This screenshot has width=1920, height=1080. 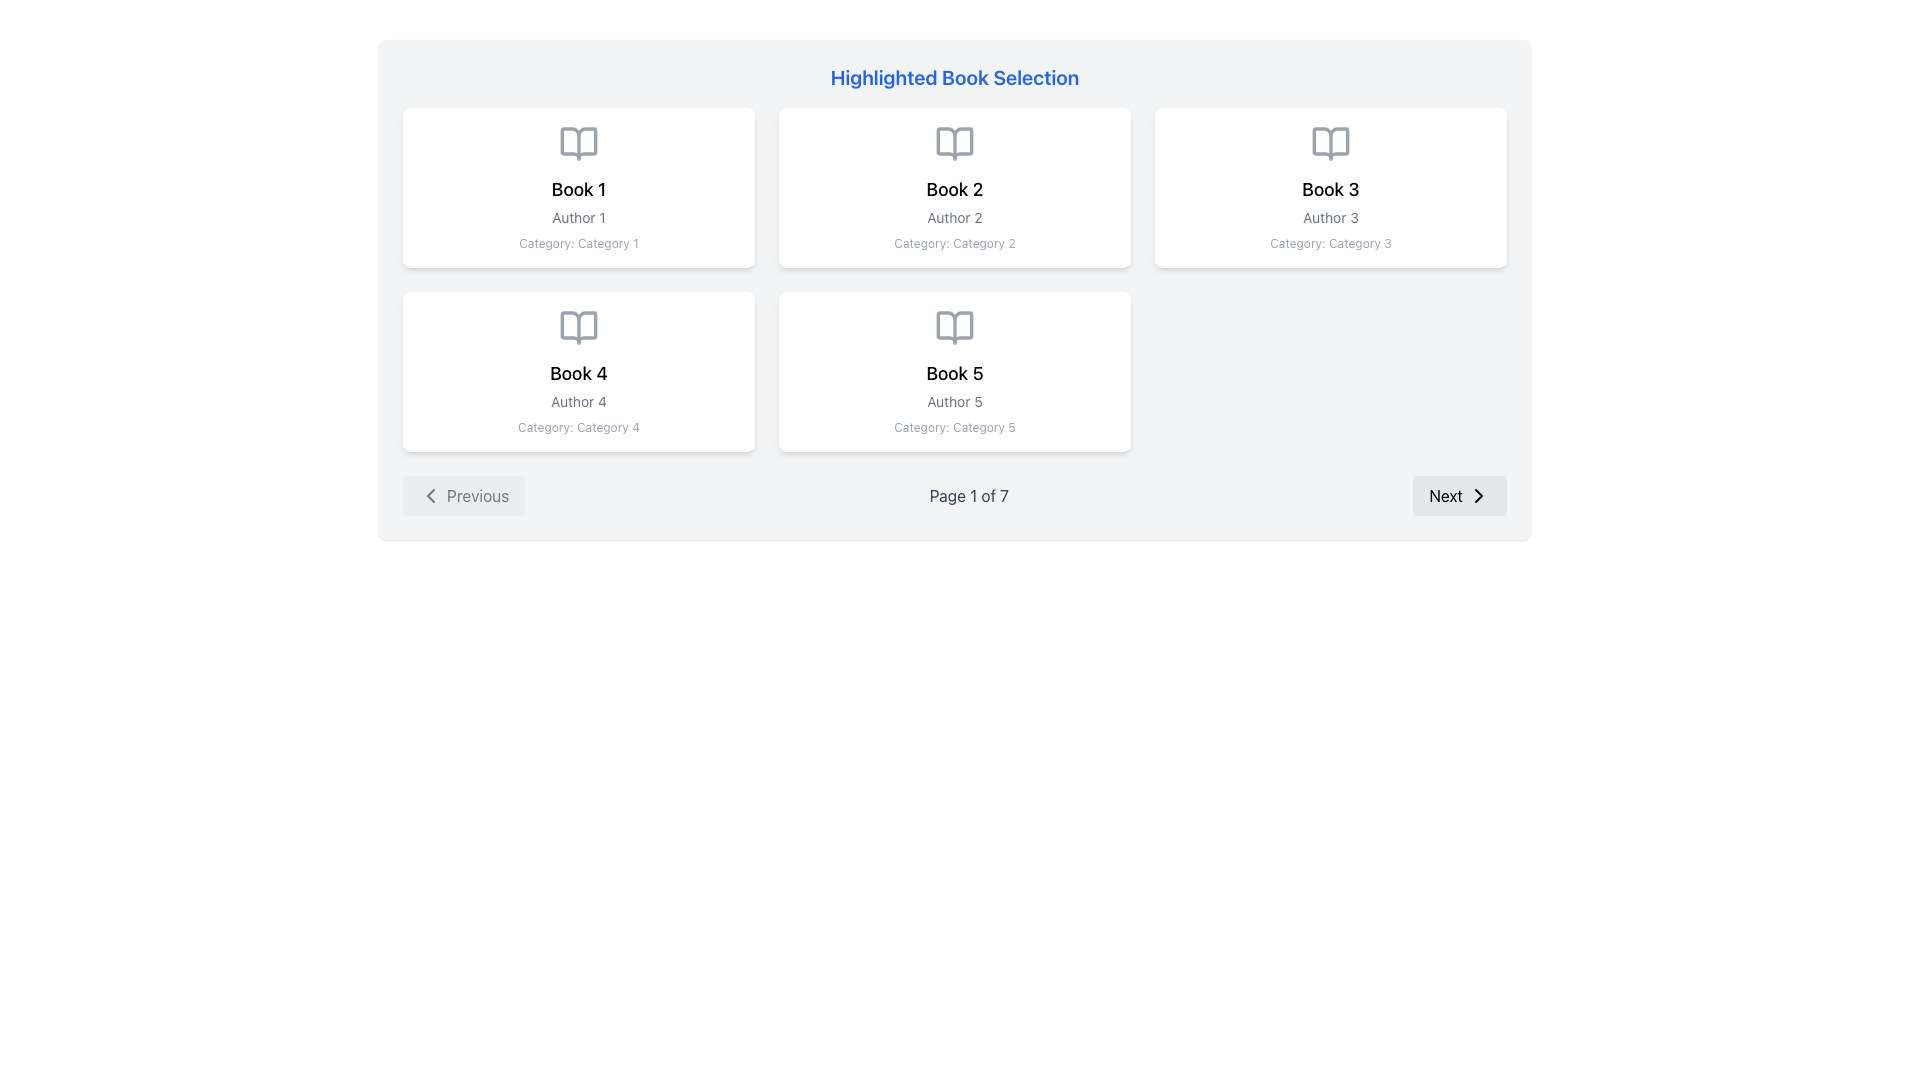 I want to click on the right-pointing arrow icon within the 'Next' button located at the lower-right corner of the interface, so click(x=1478, y=495).